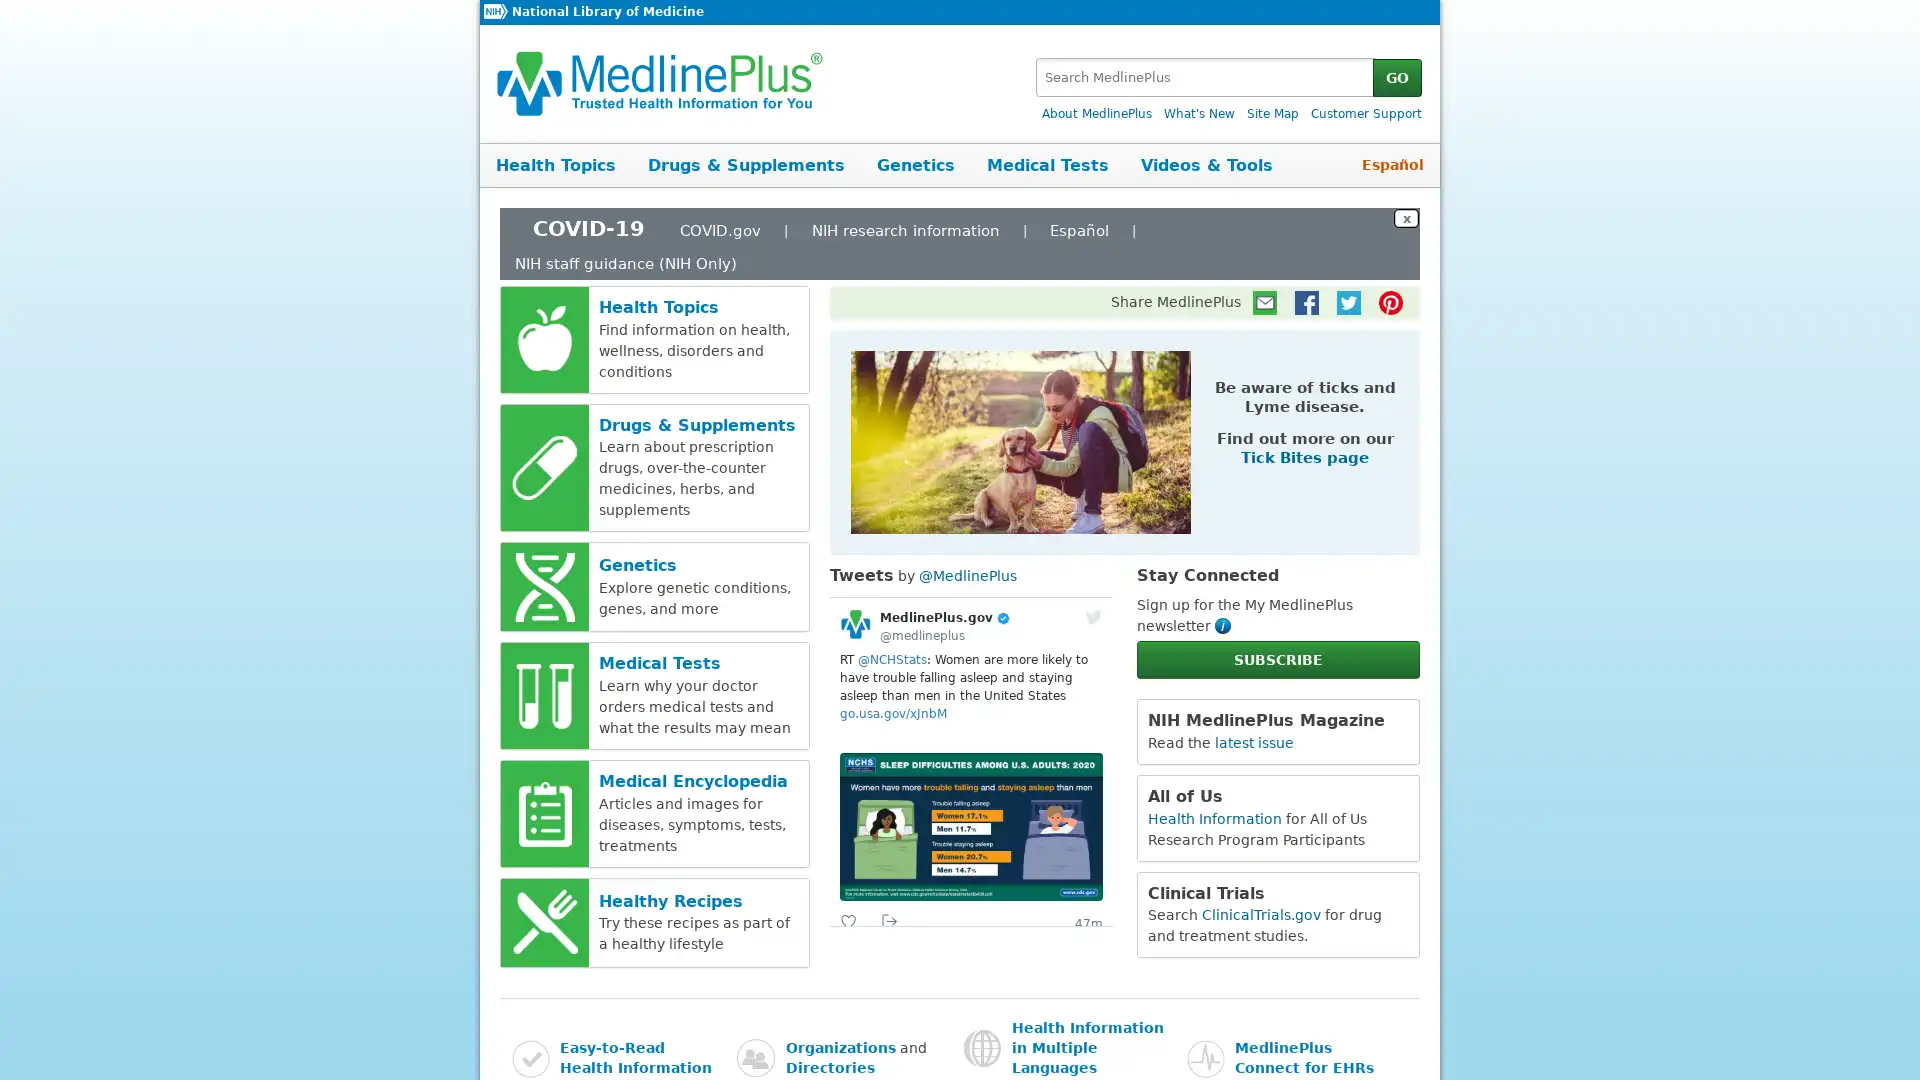 The width and height of the screenshot is (1920, 1080). Describe the element at coordinates (1396, 76) in the screenshot. I see `GO` at that location.